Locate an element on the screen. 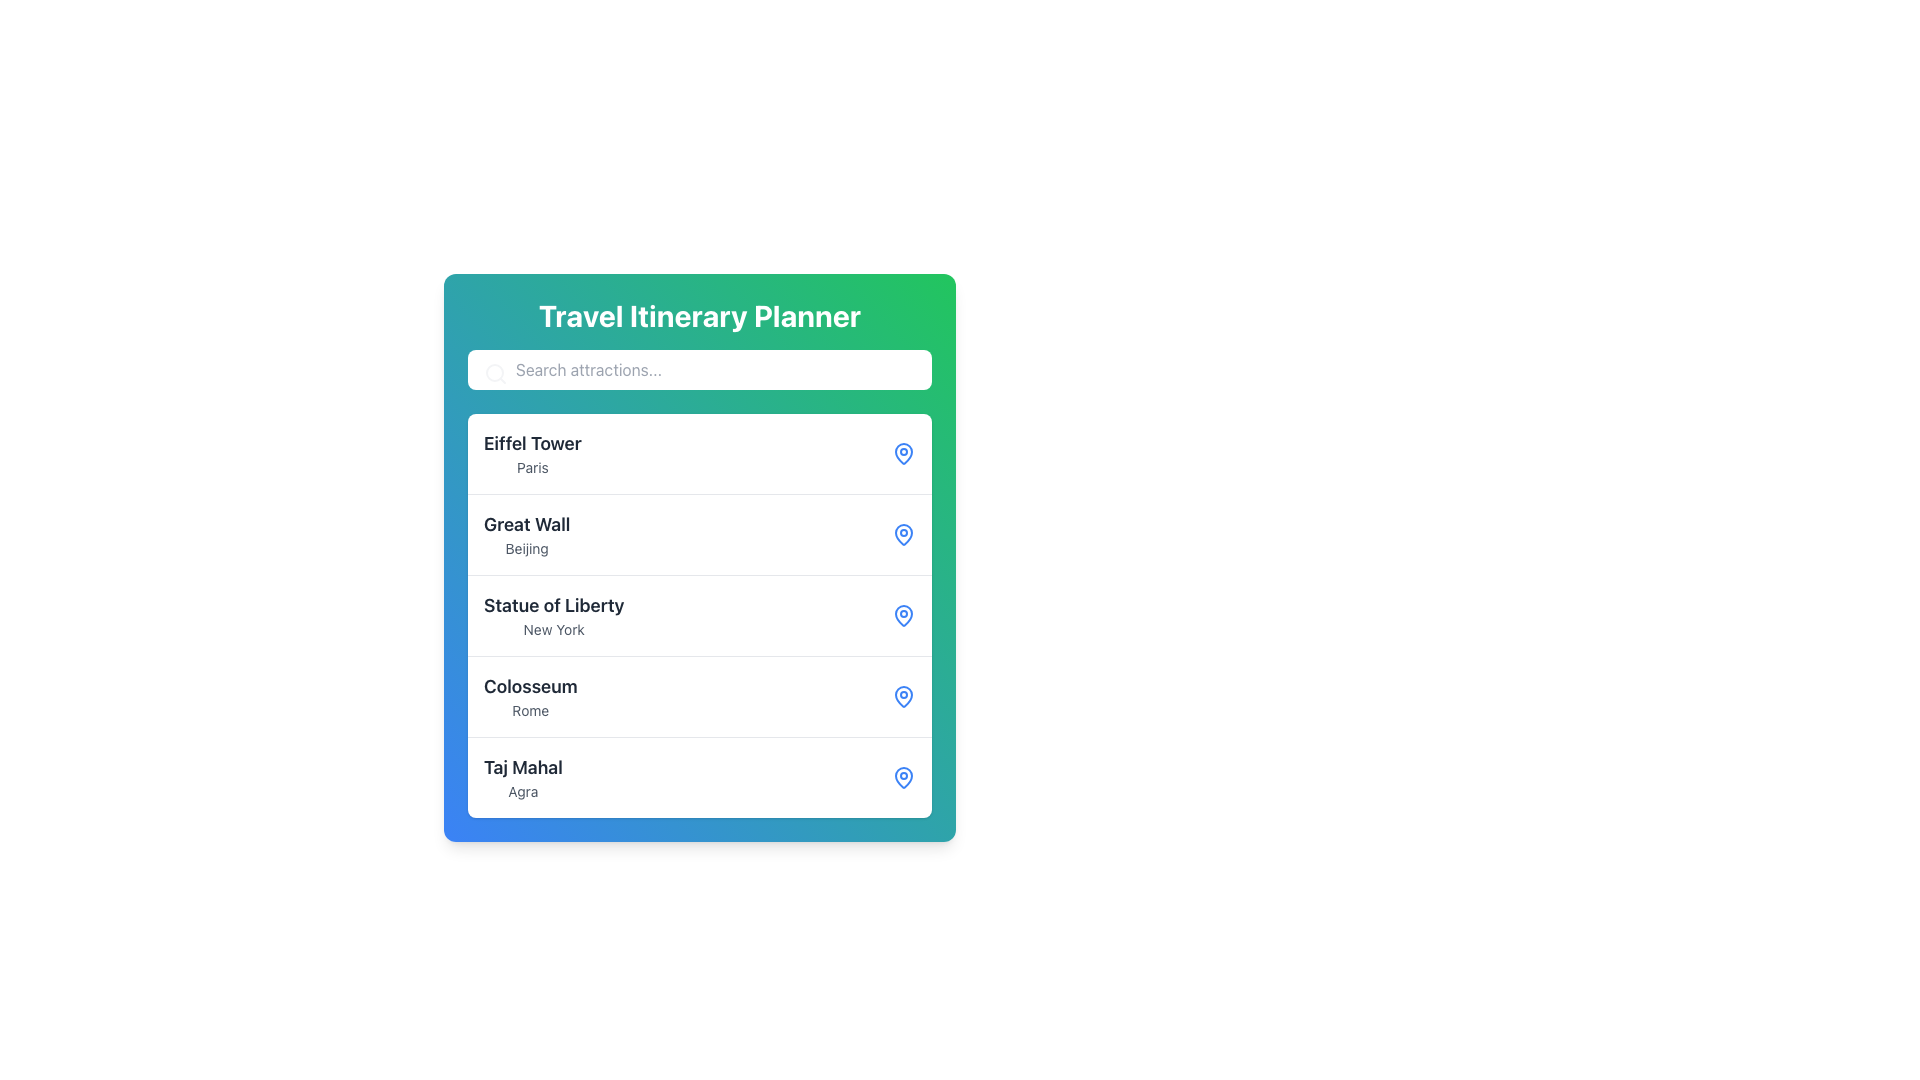  the subtitle text 'New York' located beneath the title 'Statue of Liberty', which is displayed in small, light gray text style is located at coordinates (554, 628).